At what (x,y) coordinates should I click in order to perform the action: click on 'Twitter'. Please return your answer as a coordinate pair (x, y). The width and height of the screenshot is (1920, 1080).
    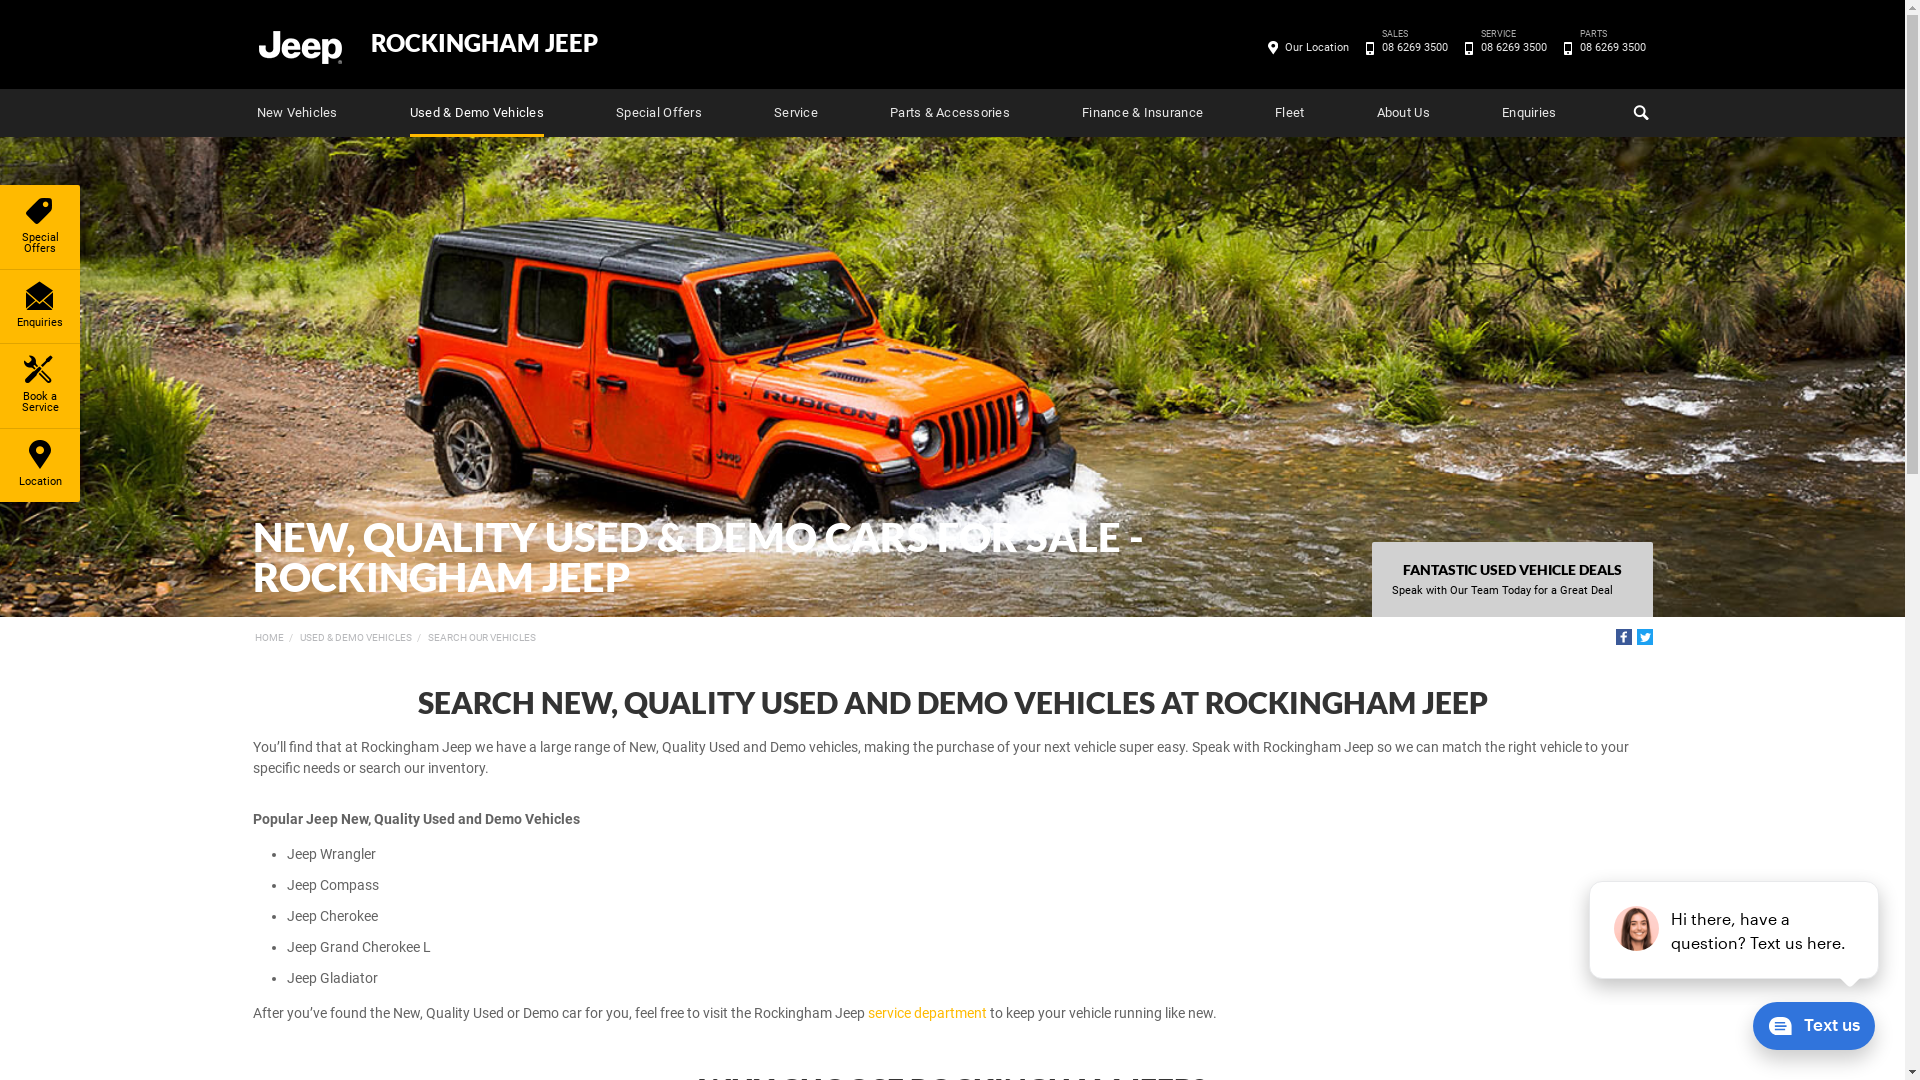
    Looking at the image, I should click on (1643, 636).